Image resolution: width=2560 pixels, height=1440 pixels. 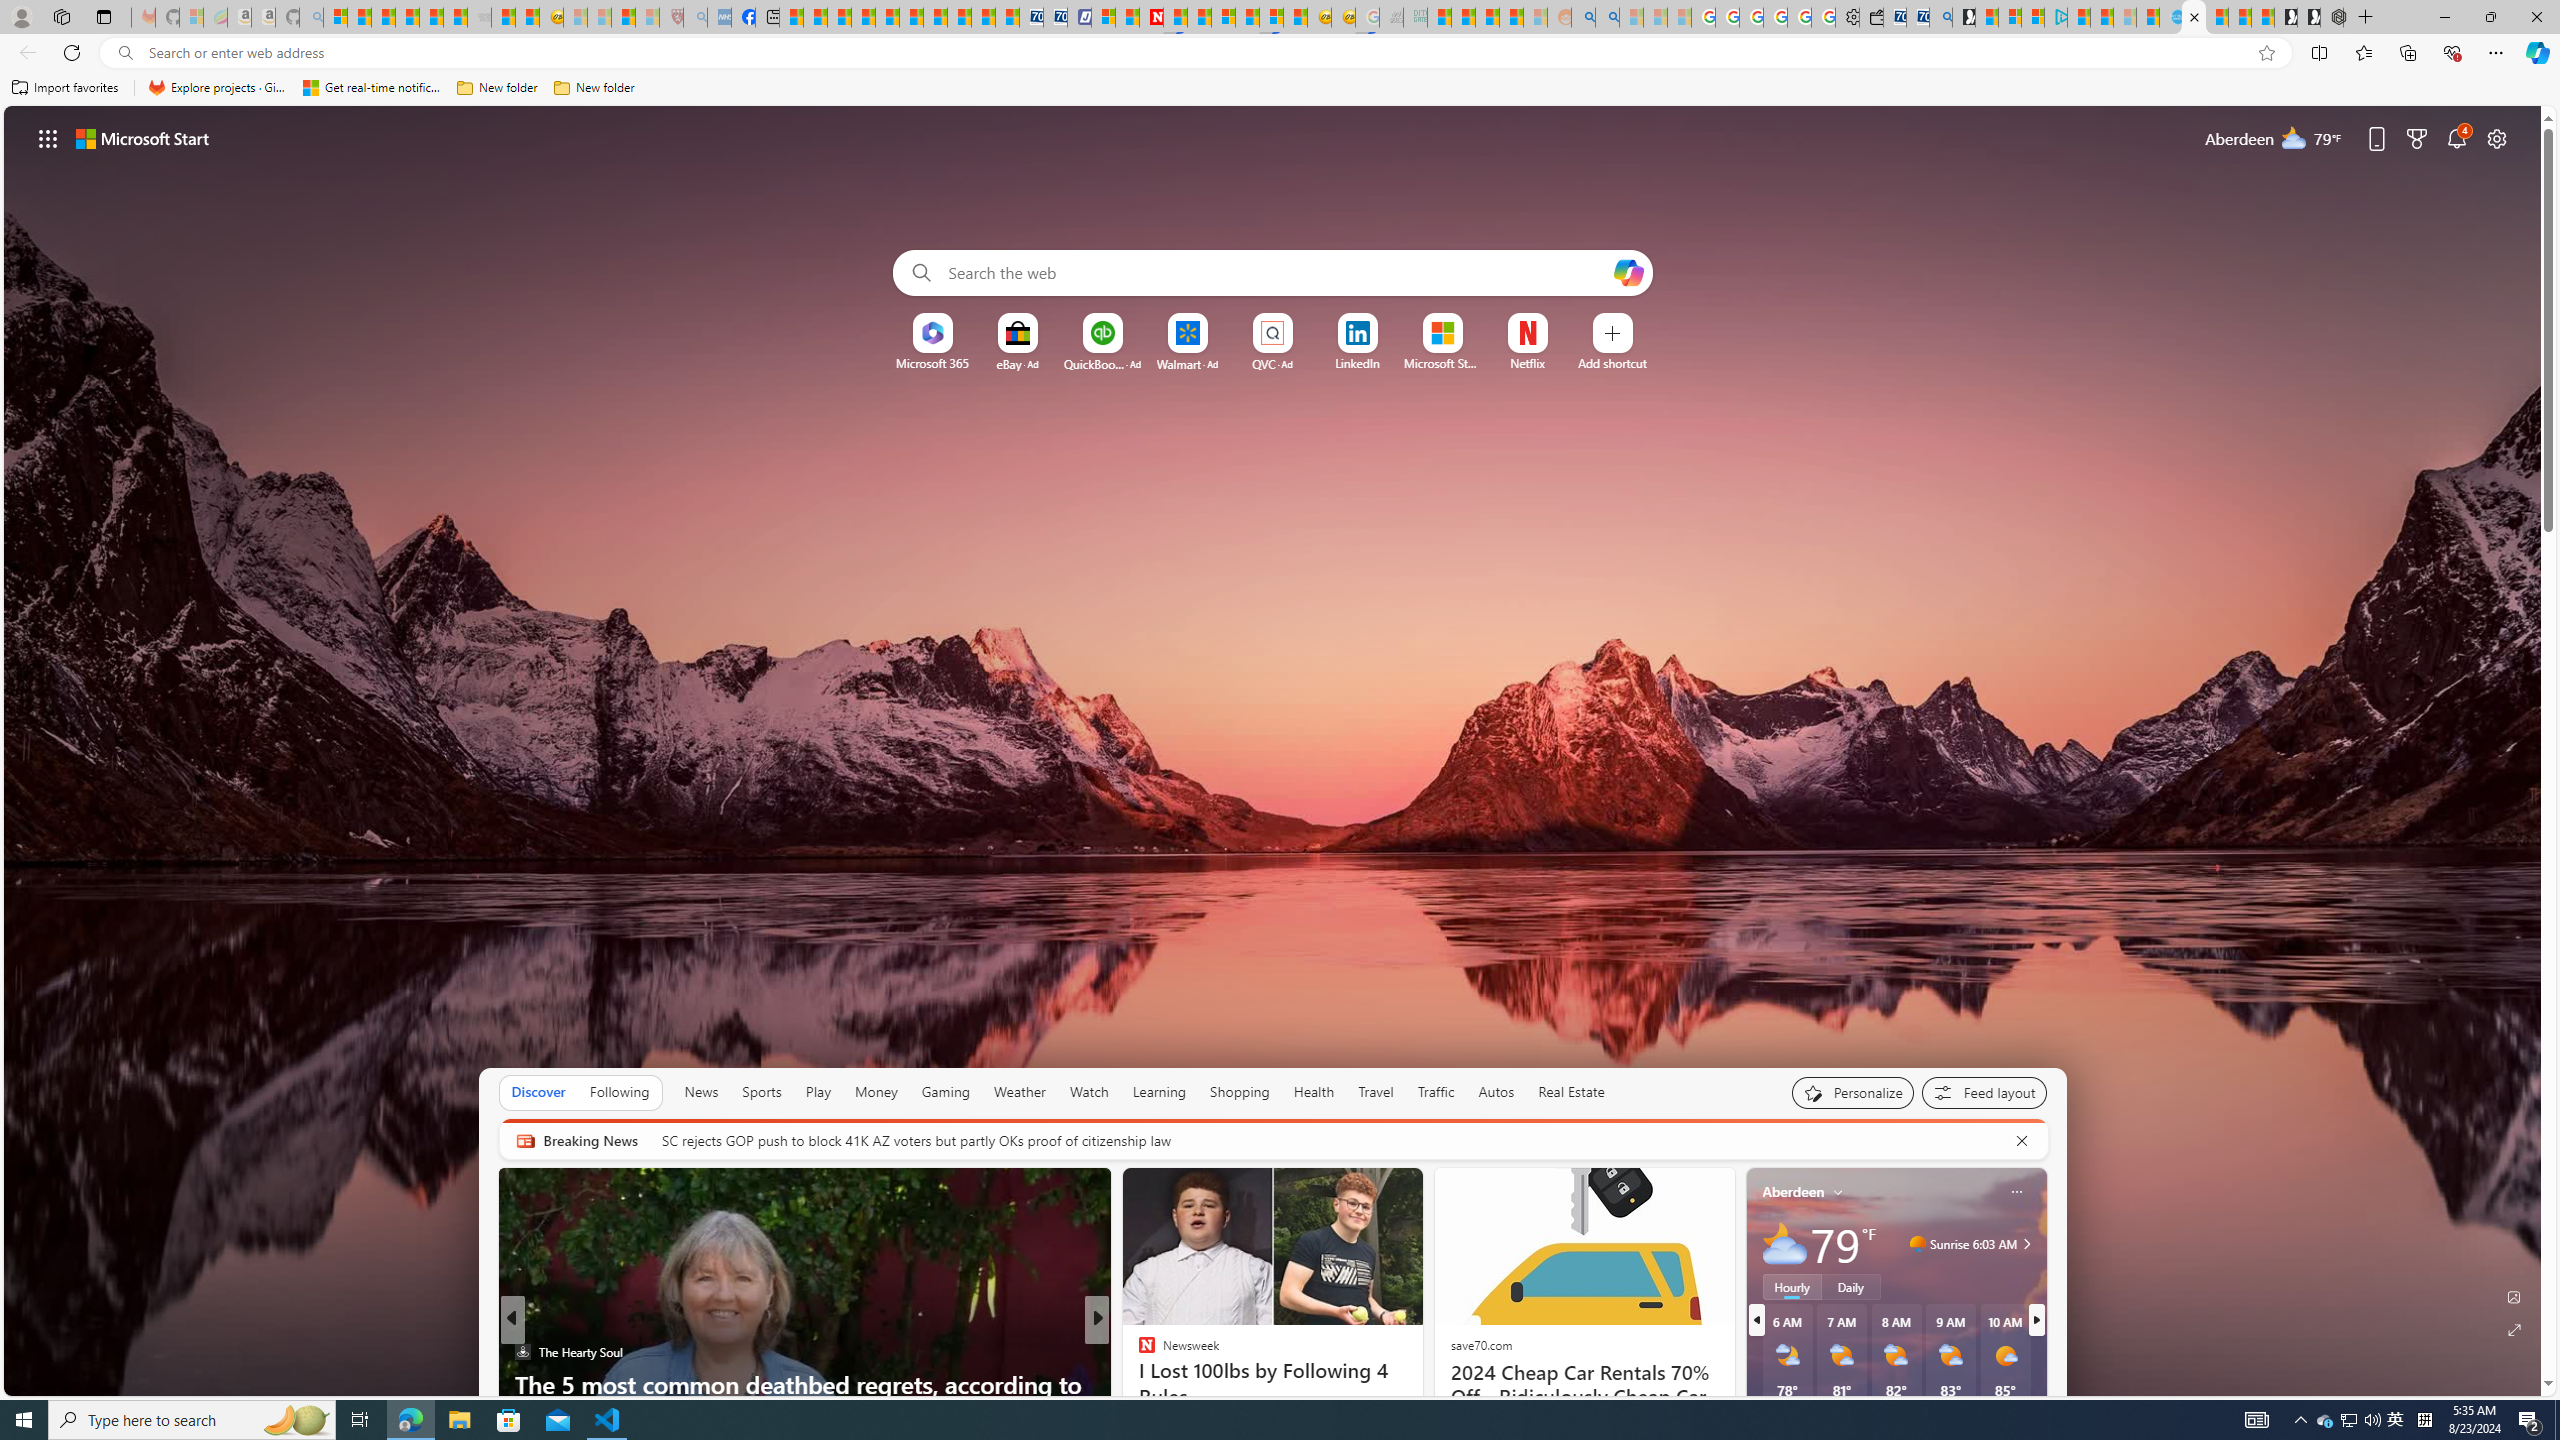 What do you see at coordinates (1528, 363) in the screenshot?
I see `'Netflix'` at bounding box center [1528, 363].